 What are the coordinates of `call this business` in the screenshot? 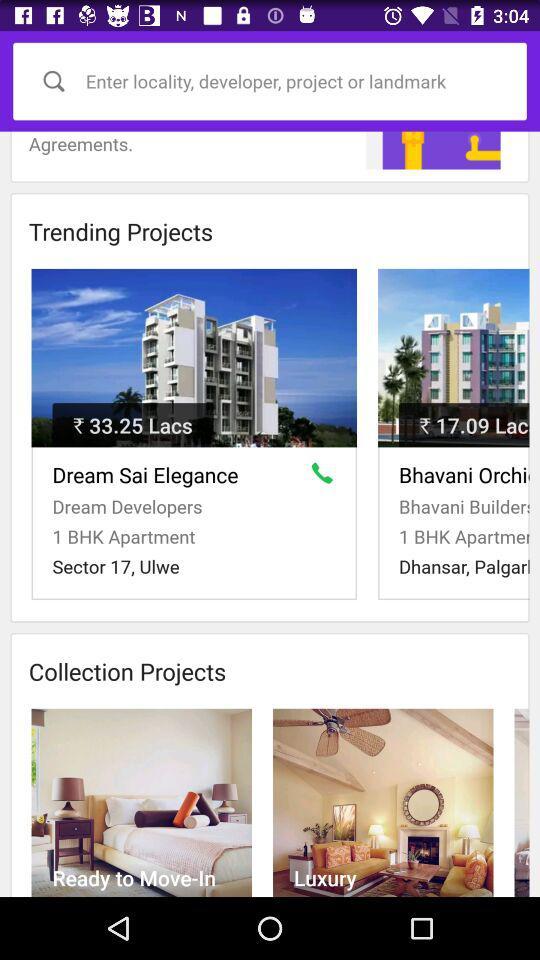 It's located at (326, 477).